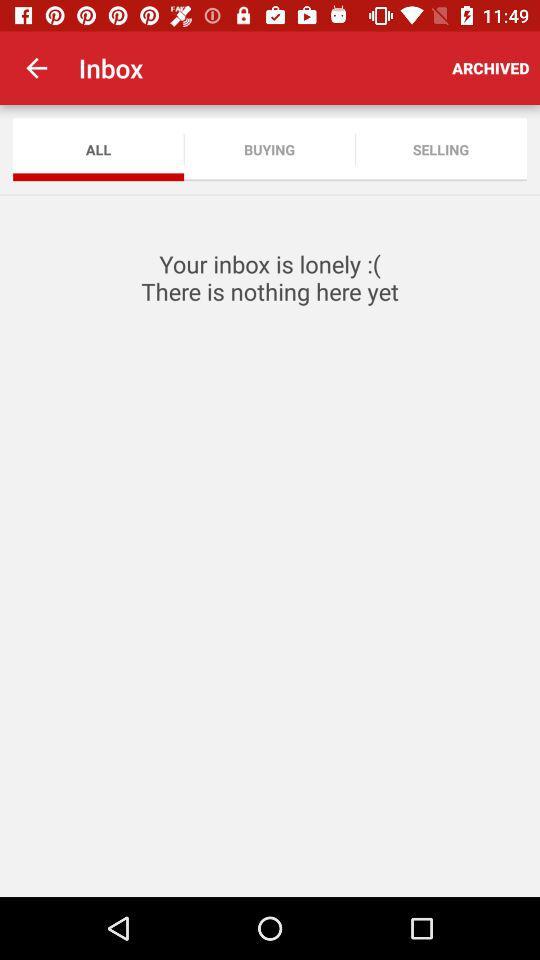 This screenshot has width=540, height=960. Describe the element at coordinates (36, 68) in the screenshot. I see `the item to the left of inbox` at that location.